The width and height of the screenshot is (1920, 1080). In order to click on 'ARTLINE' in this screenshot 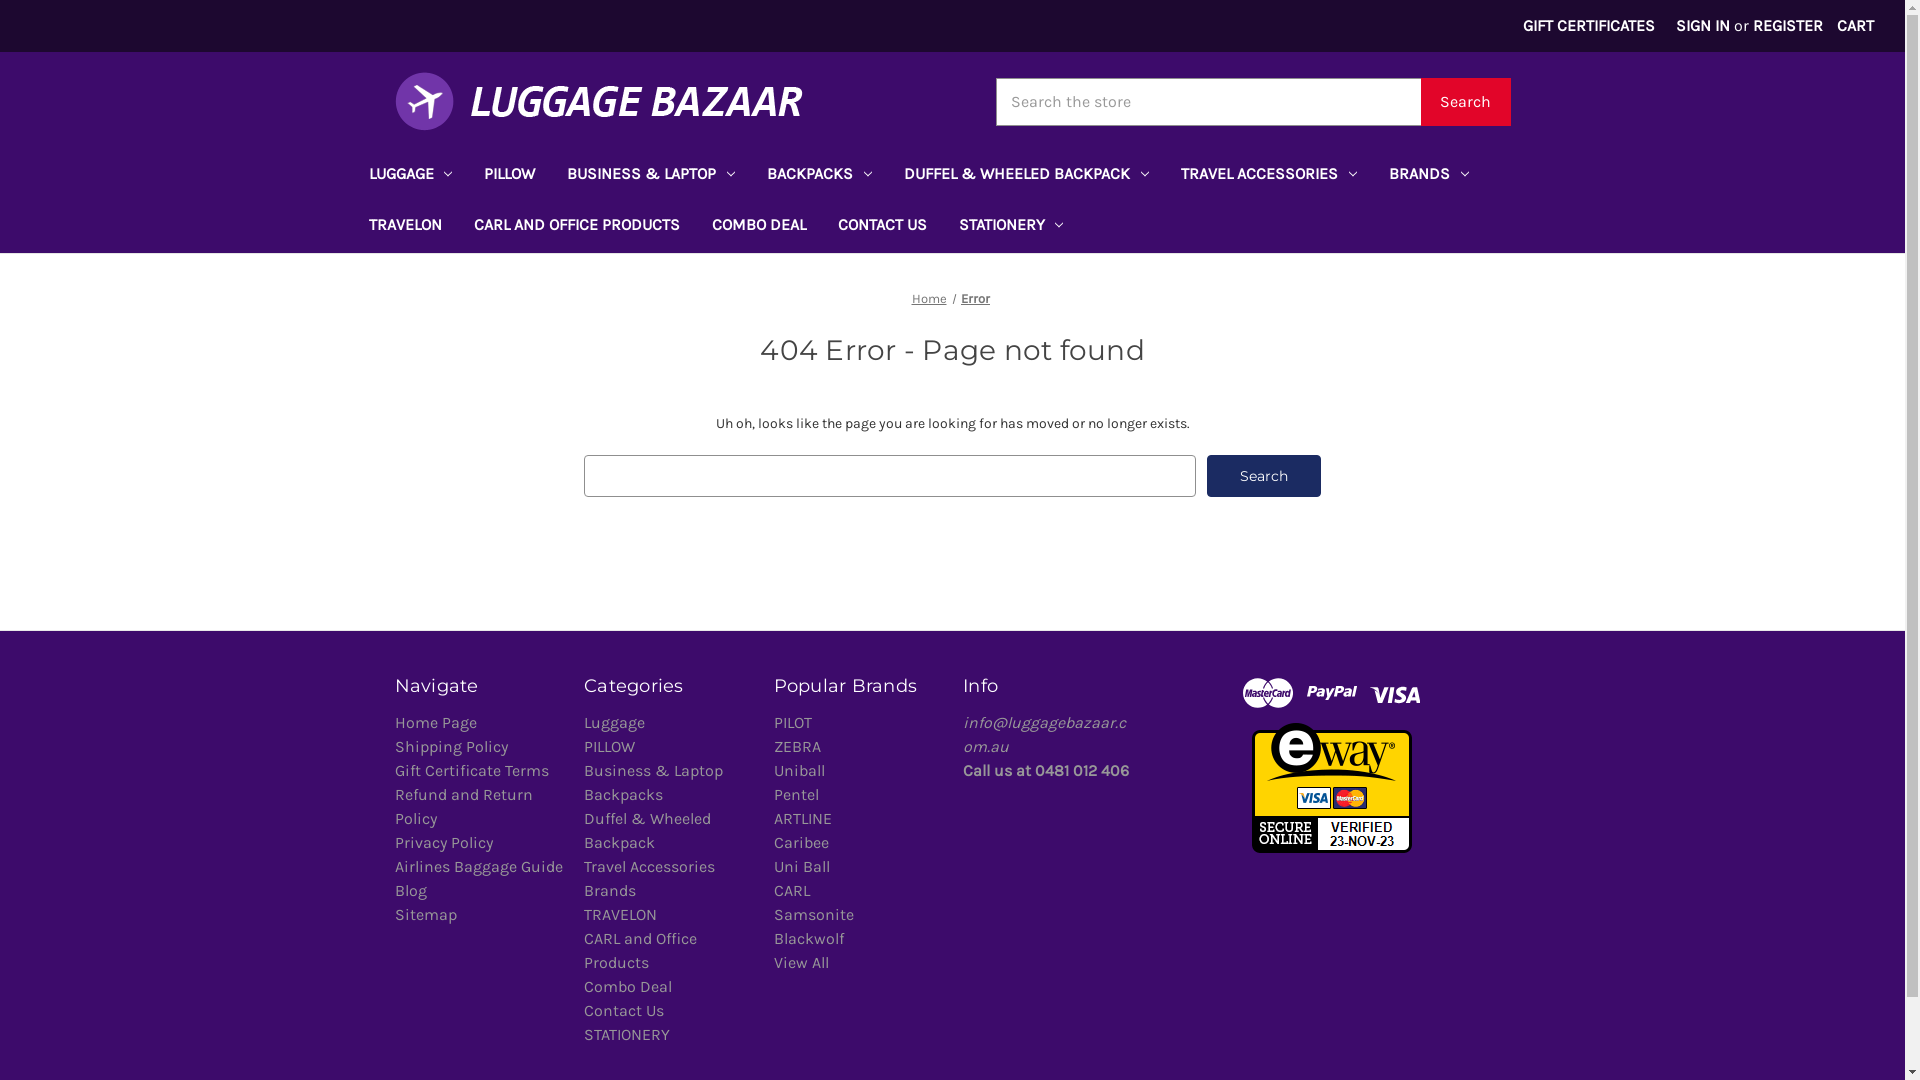, I will do `click(802, 818)`.